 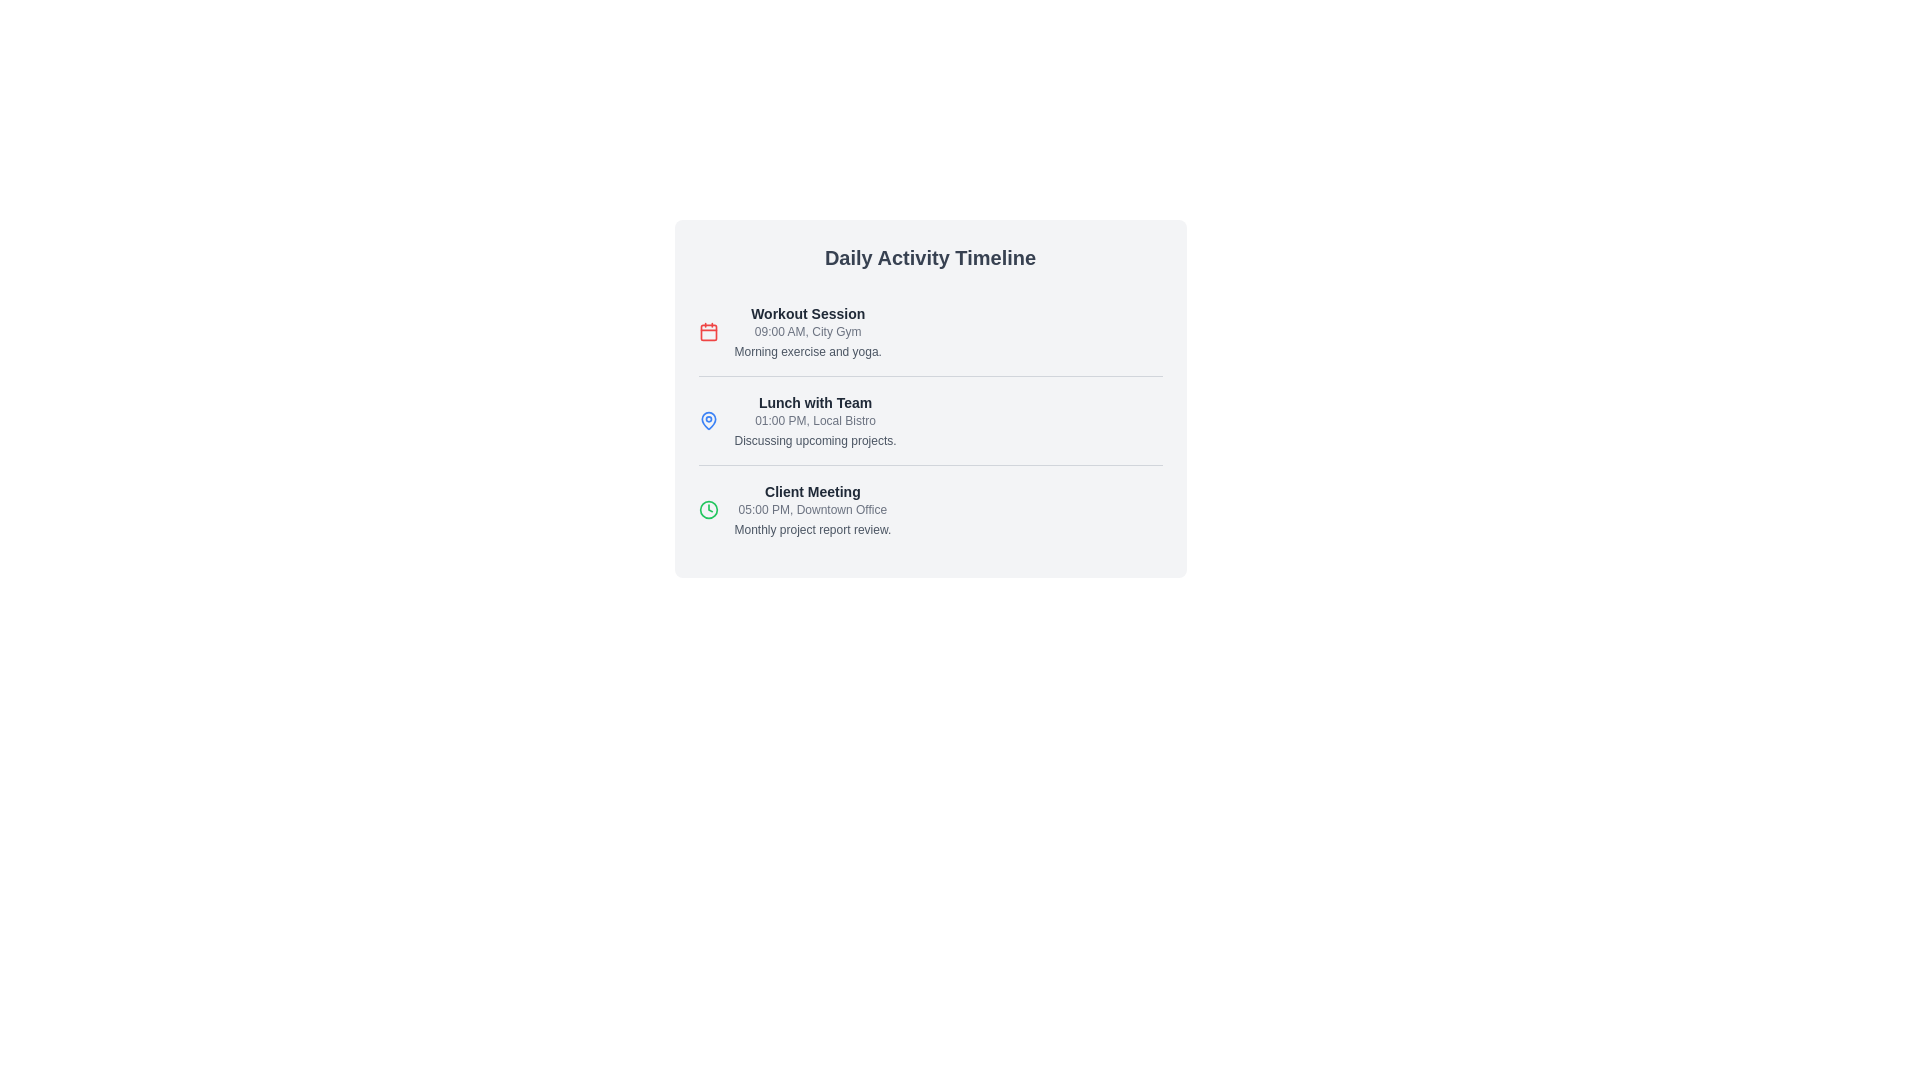 What do you see at coordinates (708, 508) in the screenshot?
I see `the SVG circle element at the center of the clock icon for the 'Client Meeting' entry in the 'Daily Activity Timeline'` at bounding box center [708, 508].